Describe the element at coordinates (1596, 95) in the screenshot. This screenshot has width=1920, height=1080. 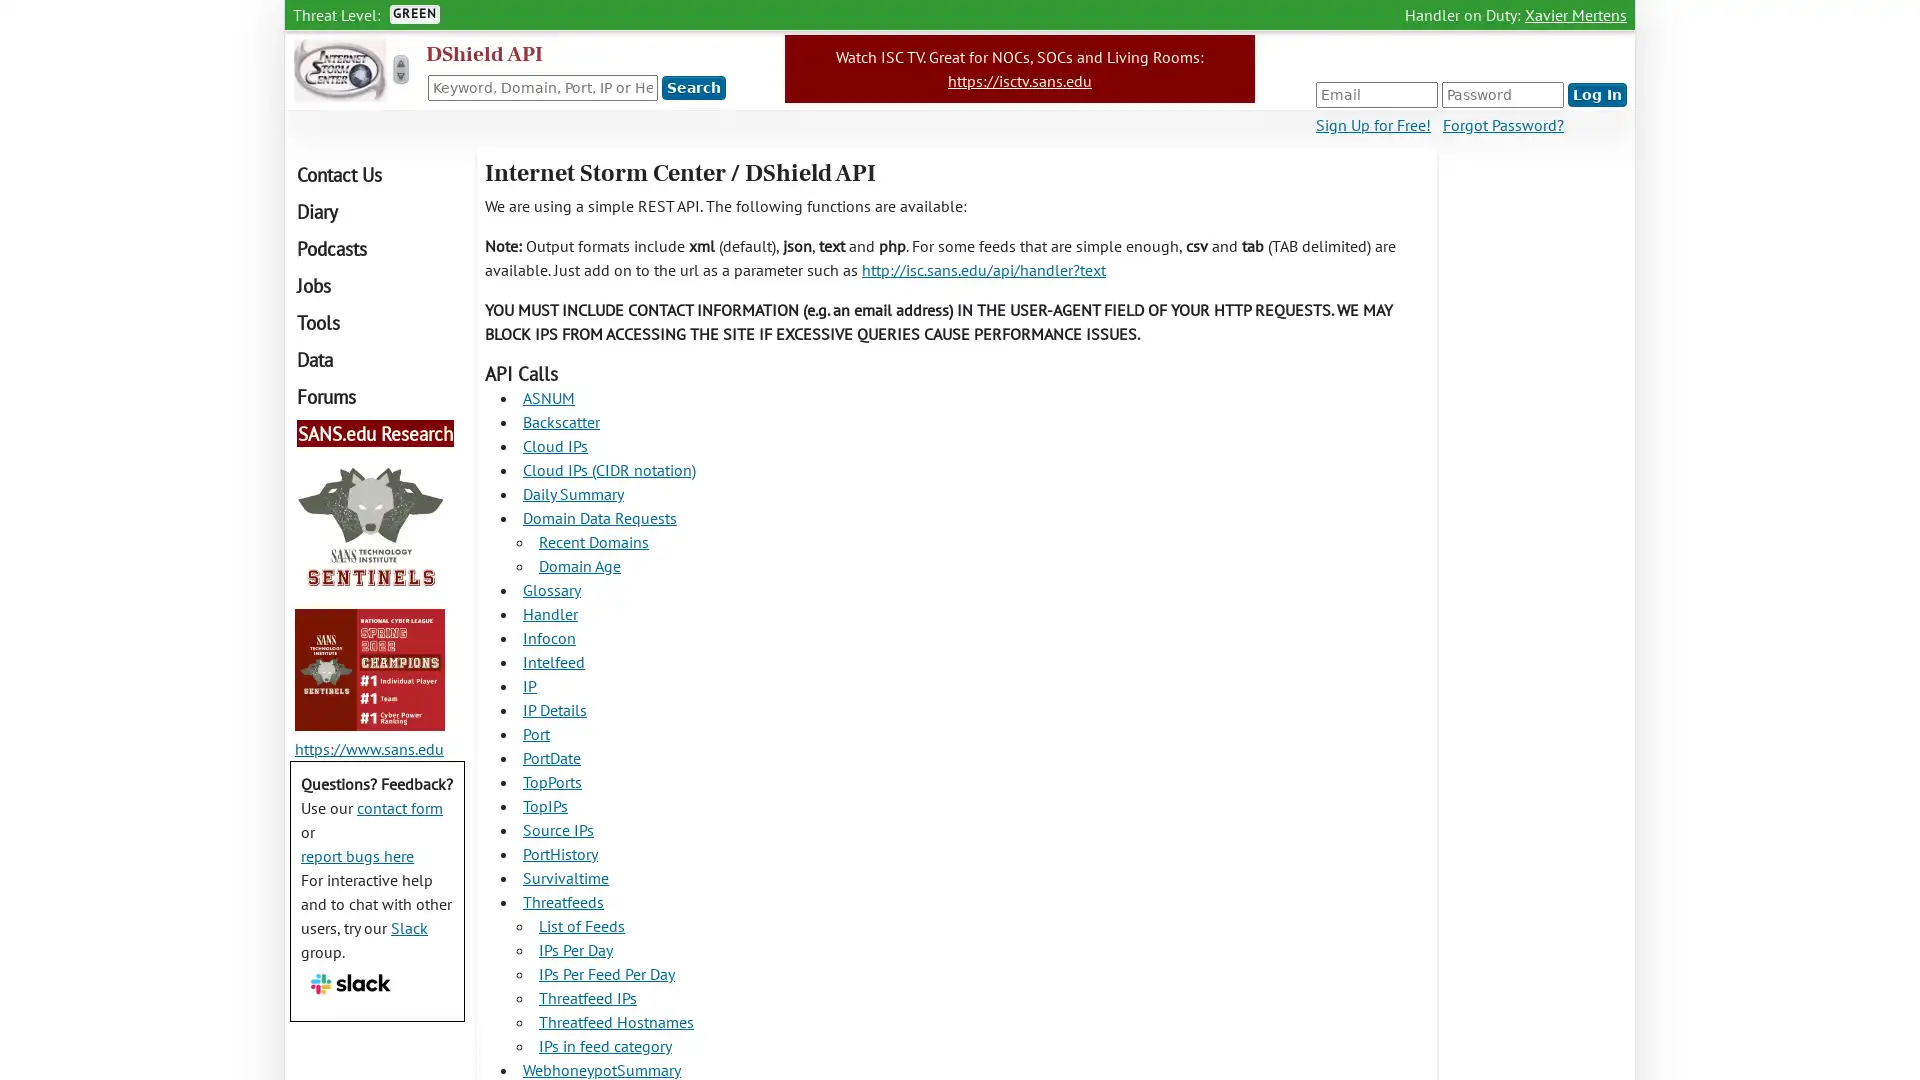
I see `Log In` at that location.